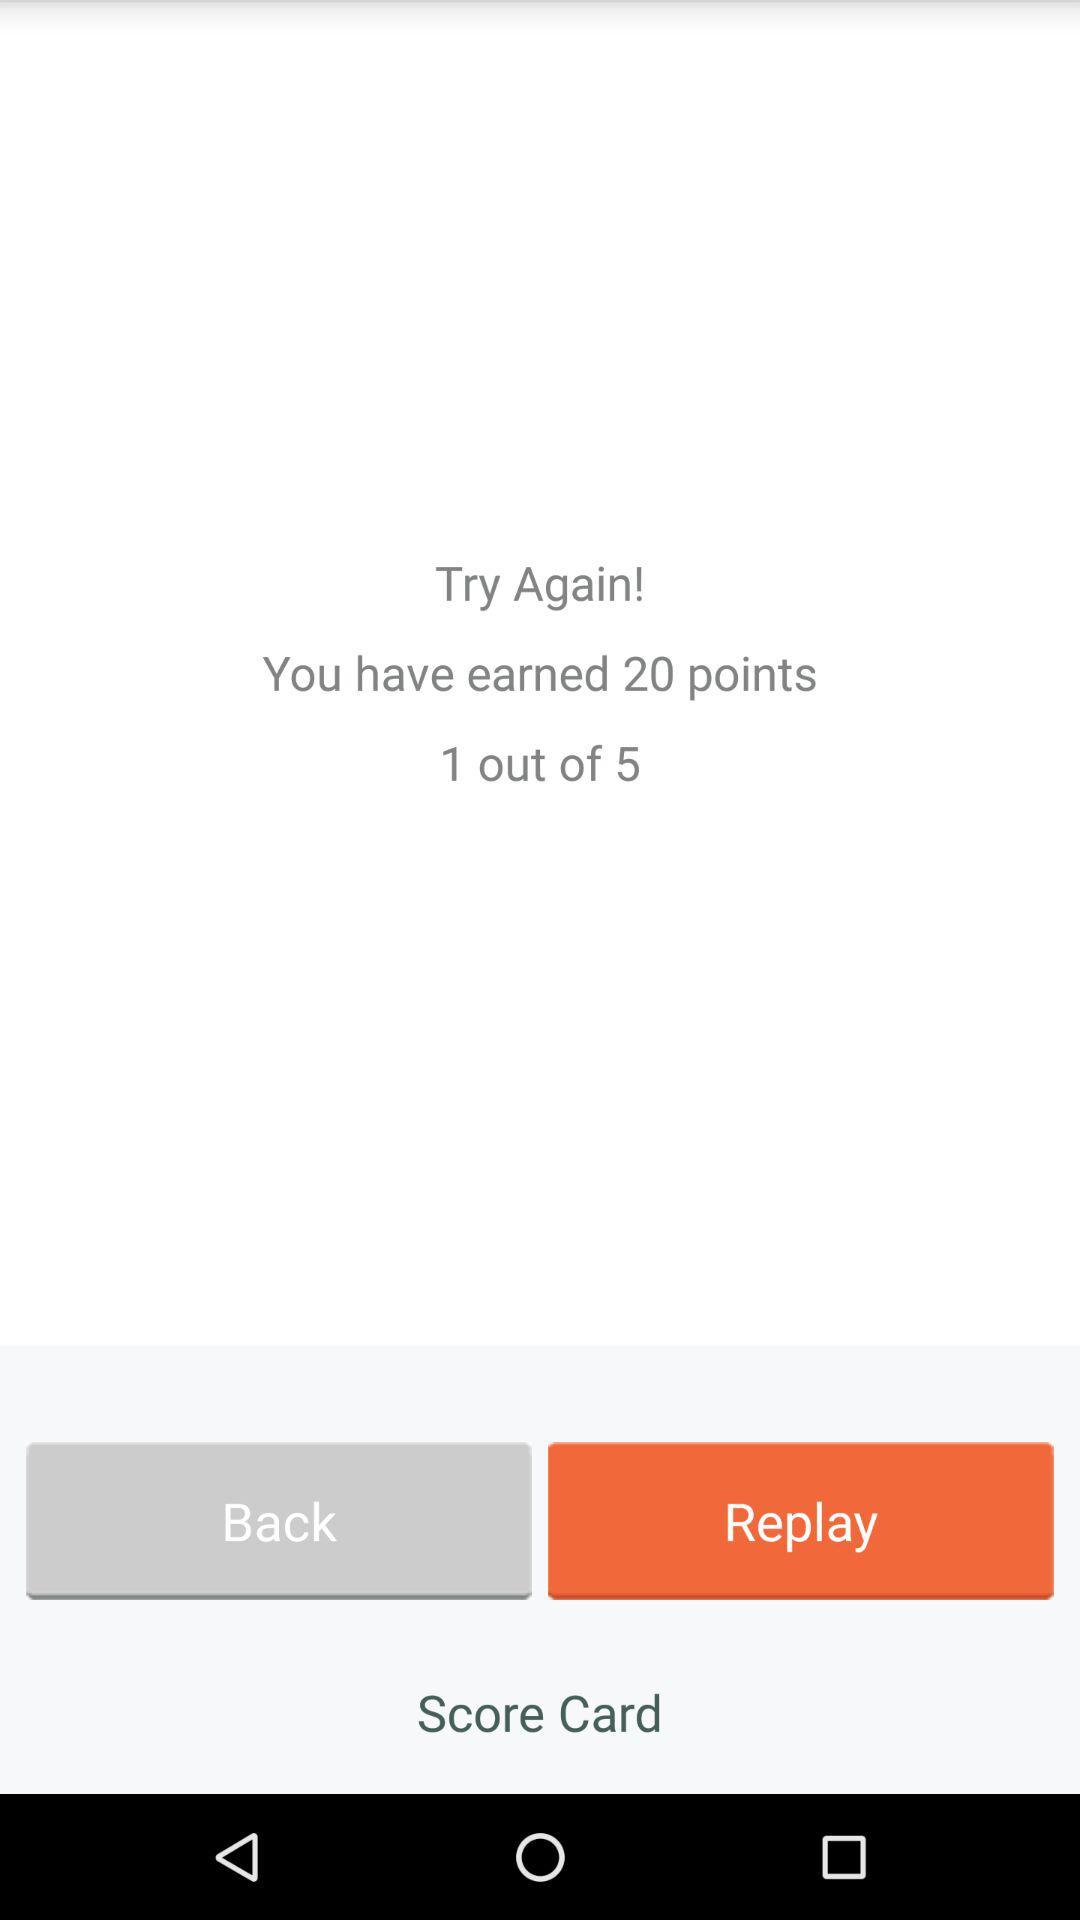 The image size is (1080, 1920). Describe the element at coordinates (278, 1520) in the screenshot. I see `the icon below 1 out of icon` at that location.